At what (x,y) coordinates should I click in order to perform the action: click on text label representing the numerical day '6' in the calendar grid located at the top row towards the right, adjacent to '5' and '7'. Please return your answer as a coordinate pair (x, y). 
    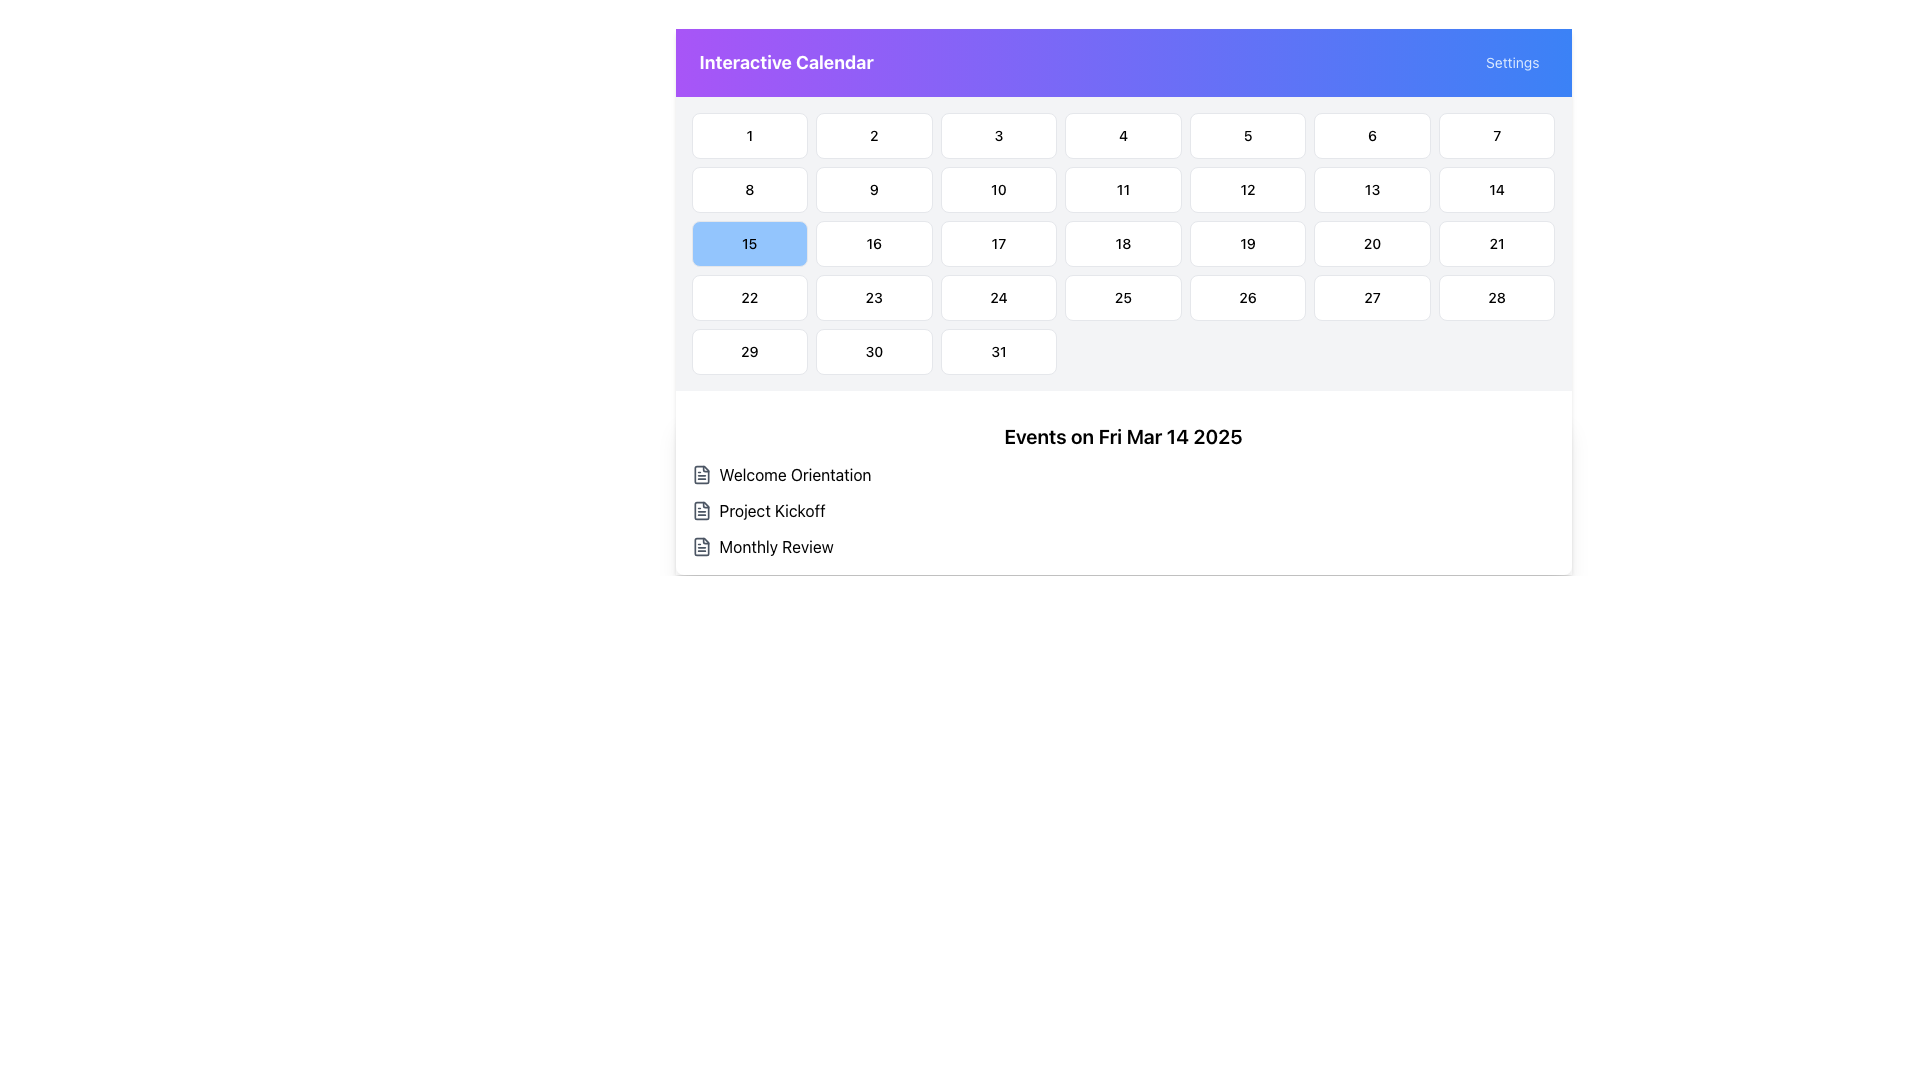
    Looking at the image, I should click on (1371, 135).